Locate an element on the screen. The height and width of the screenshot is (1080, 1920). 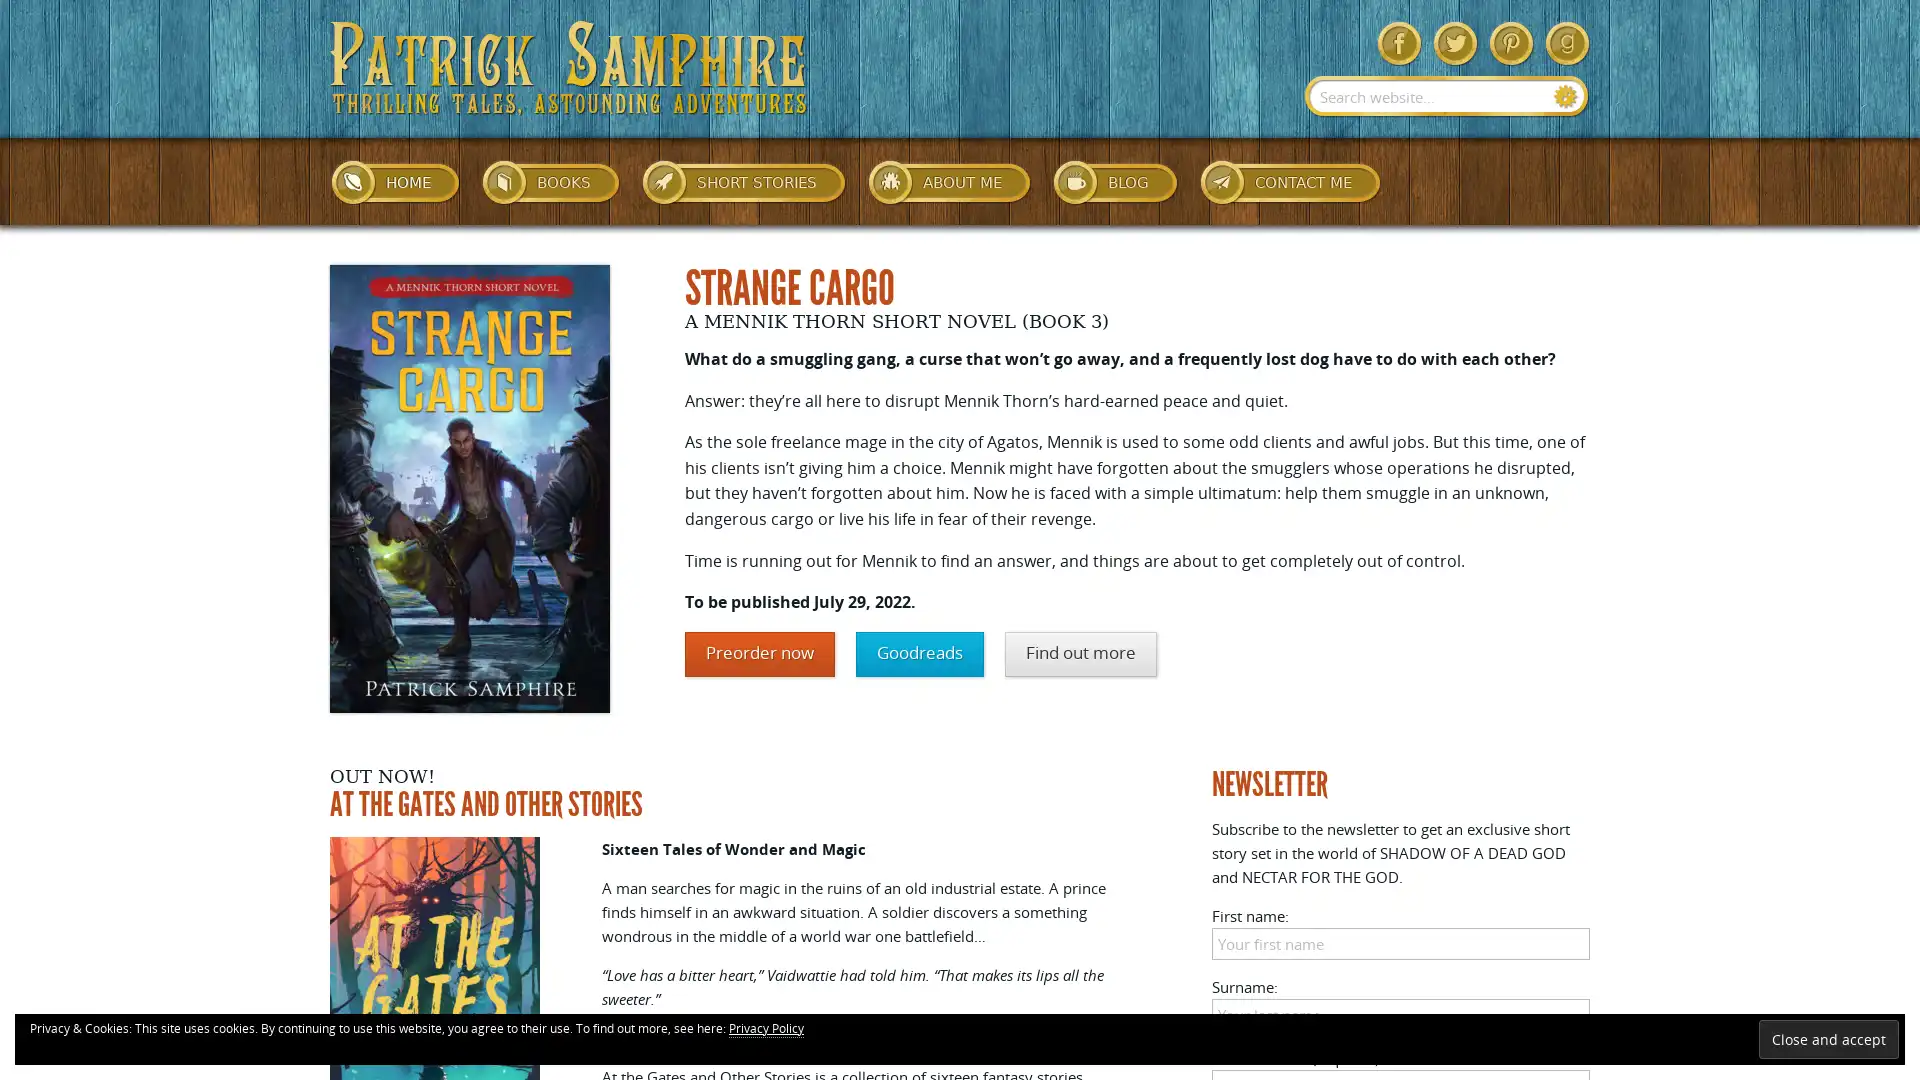
Search is located at coordinates (1565, 96).